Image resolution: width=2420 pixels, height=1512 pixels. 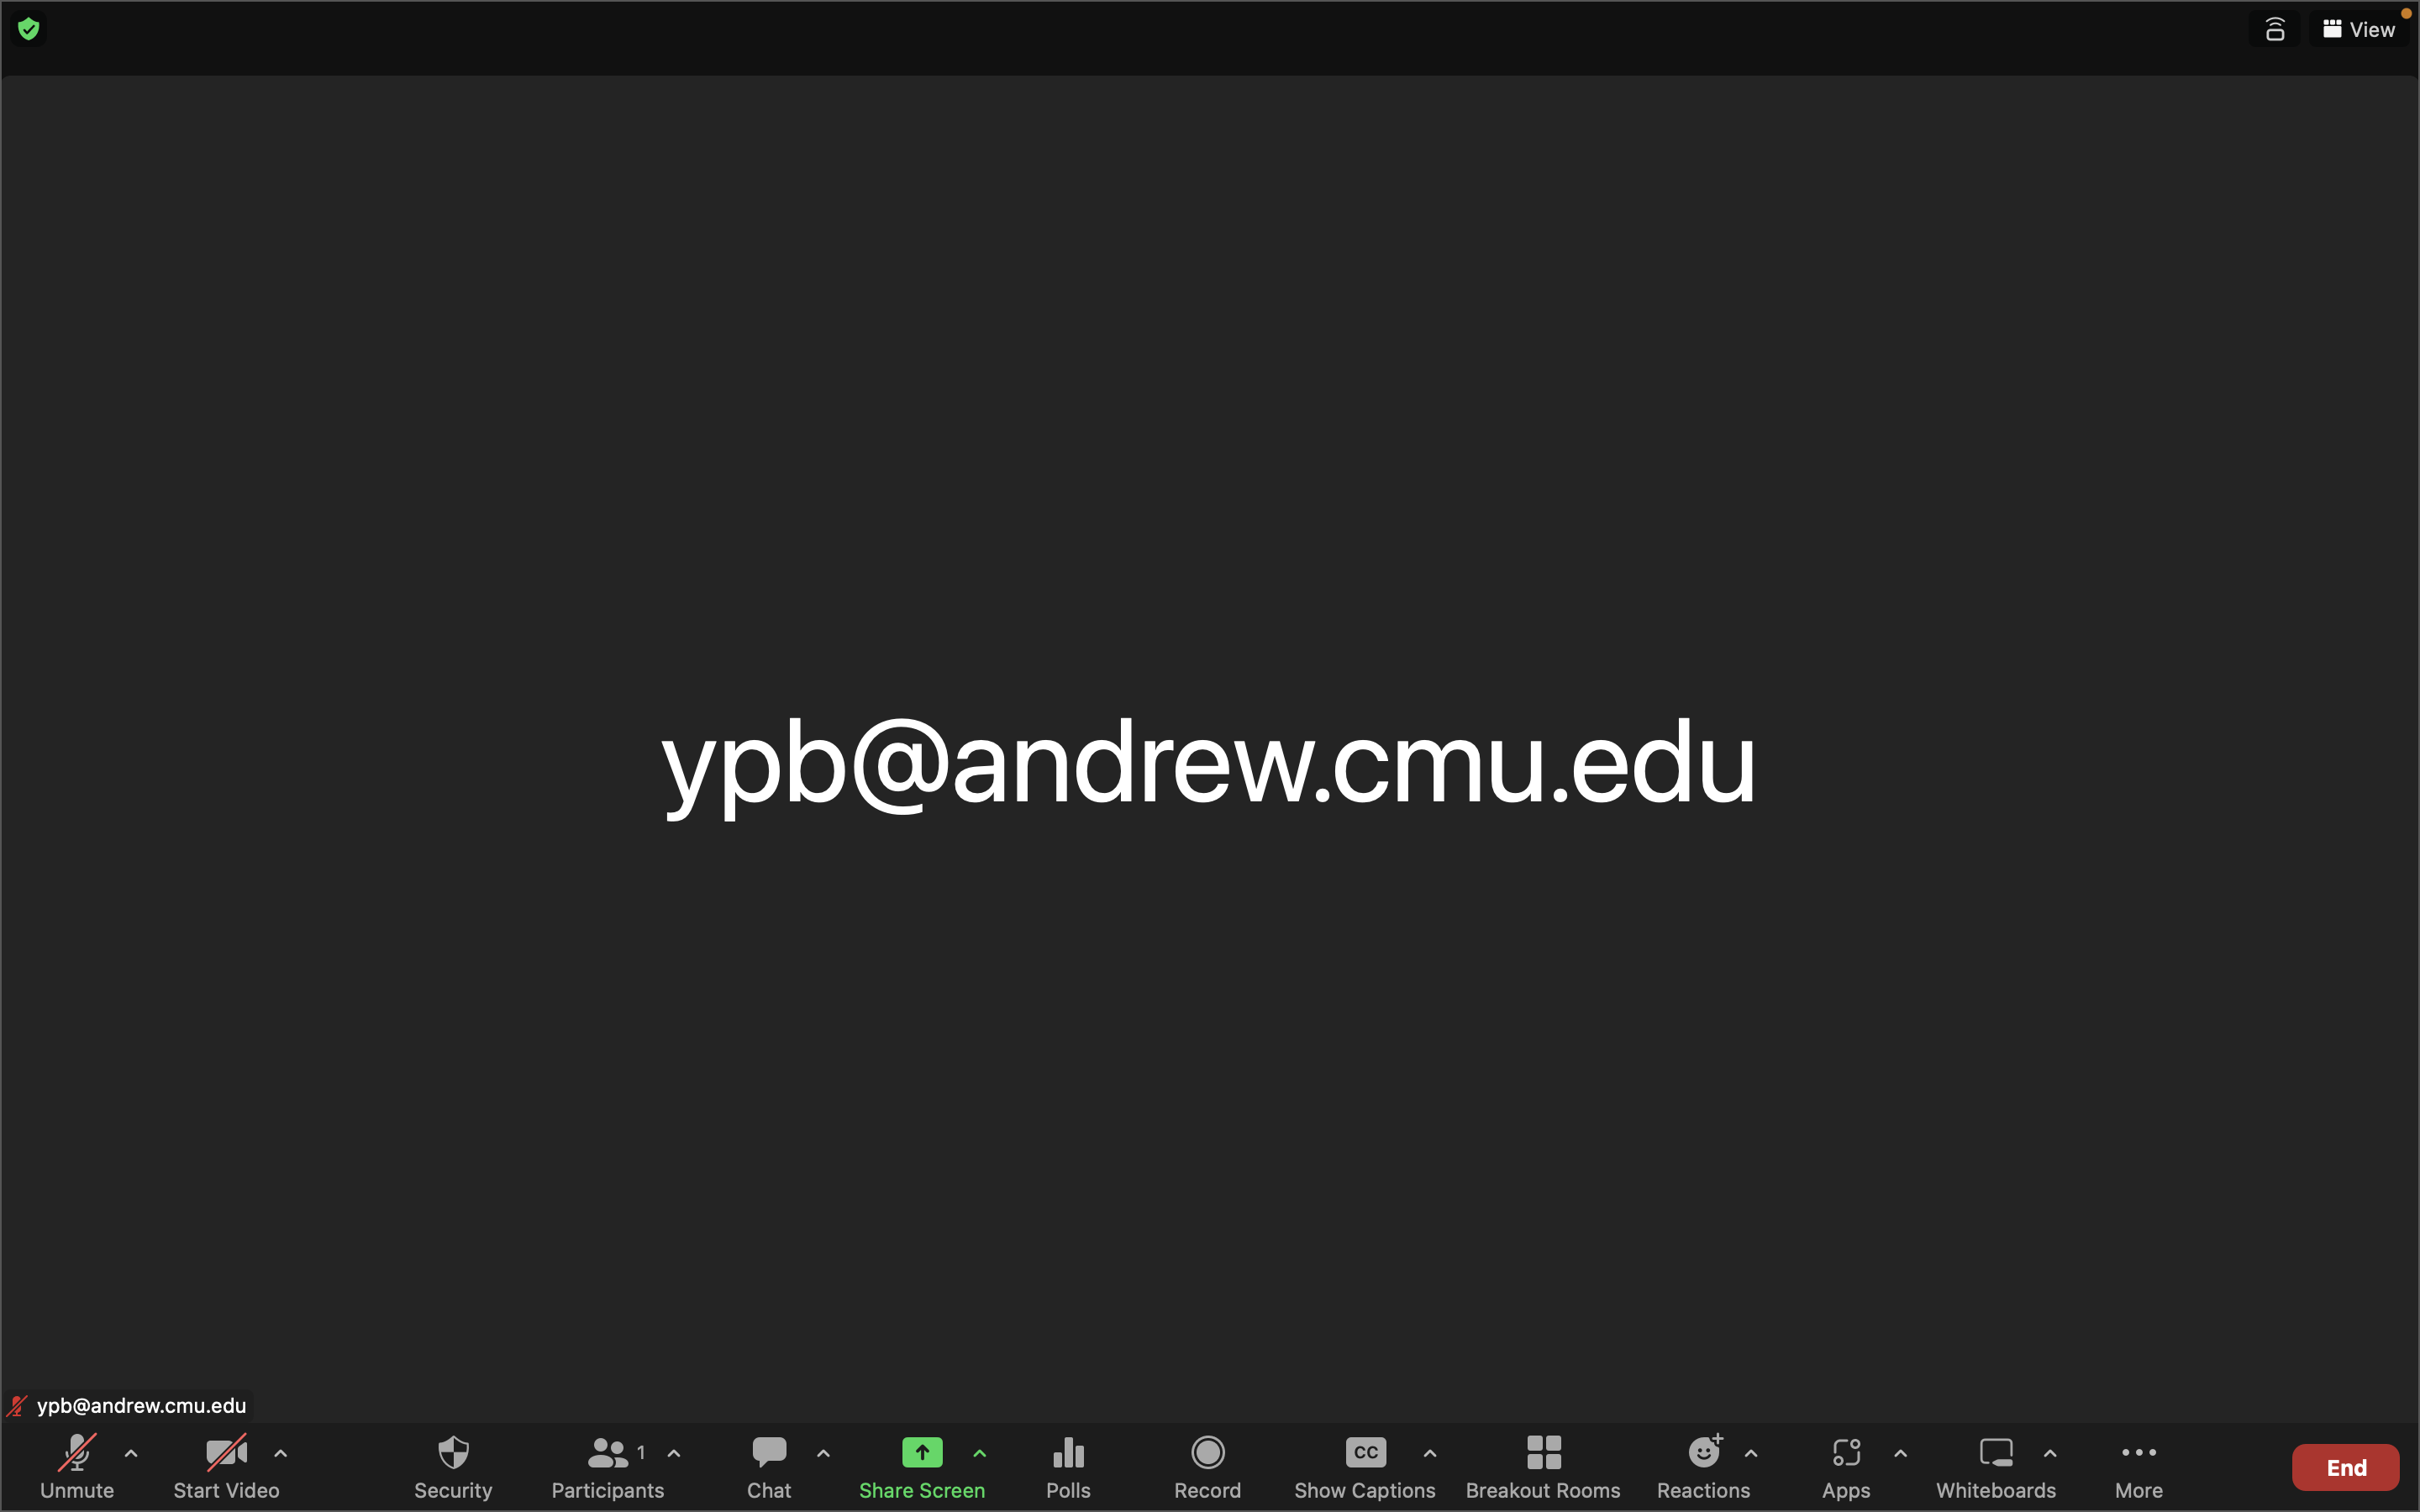 I want to click on Unmute the audio, so click(x=80, y=1465).